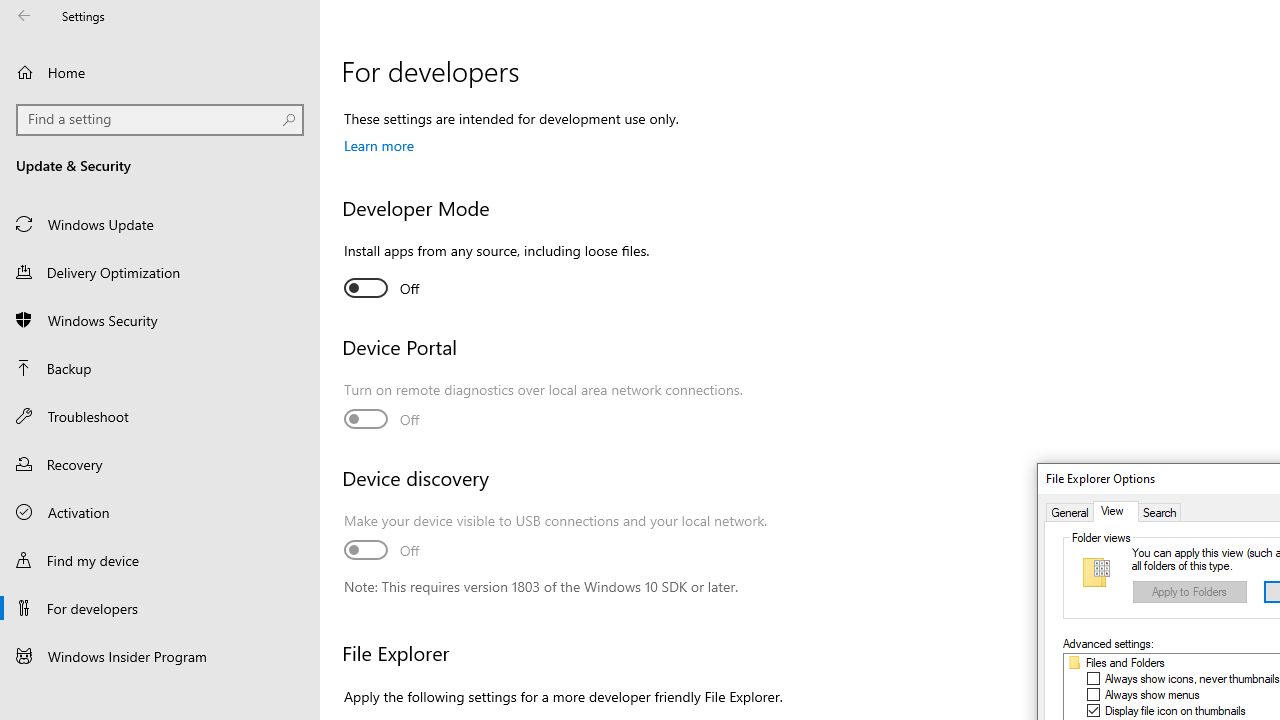 The width and height of the screenshot is (1280, 720). I want to click on 'Files and Folders', so click(1125, 663).